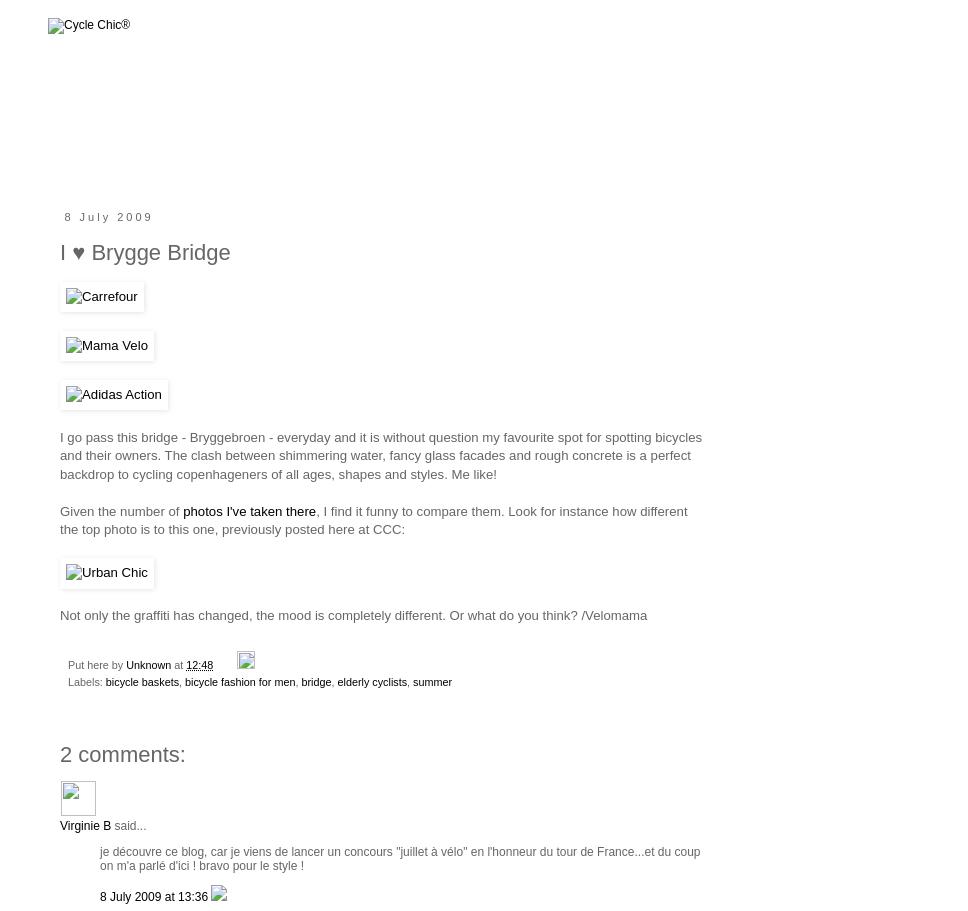 The image size is (968, 911). What do you see at coordinates (314, 679) in the screenshot?
I see `'bridge'` at bounding box center [314, 679].